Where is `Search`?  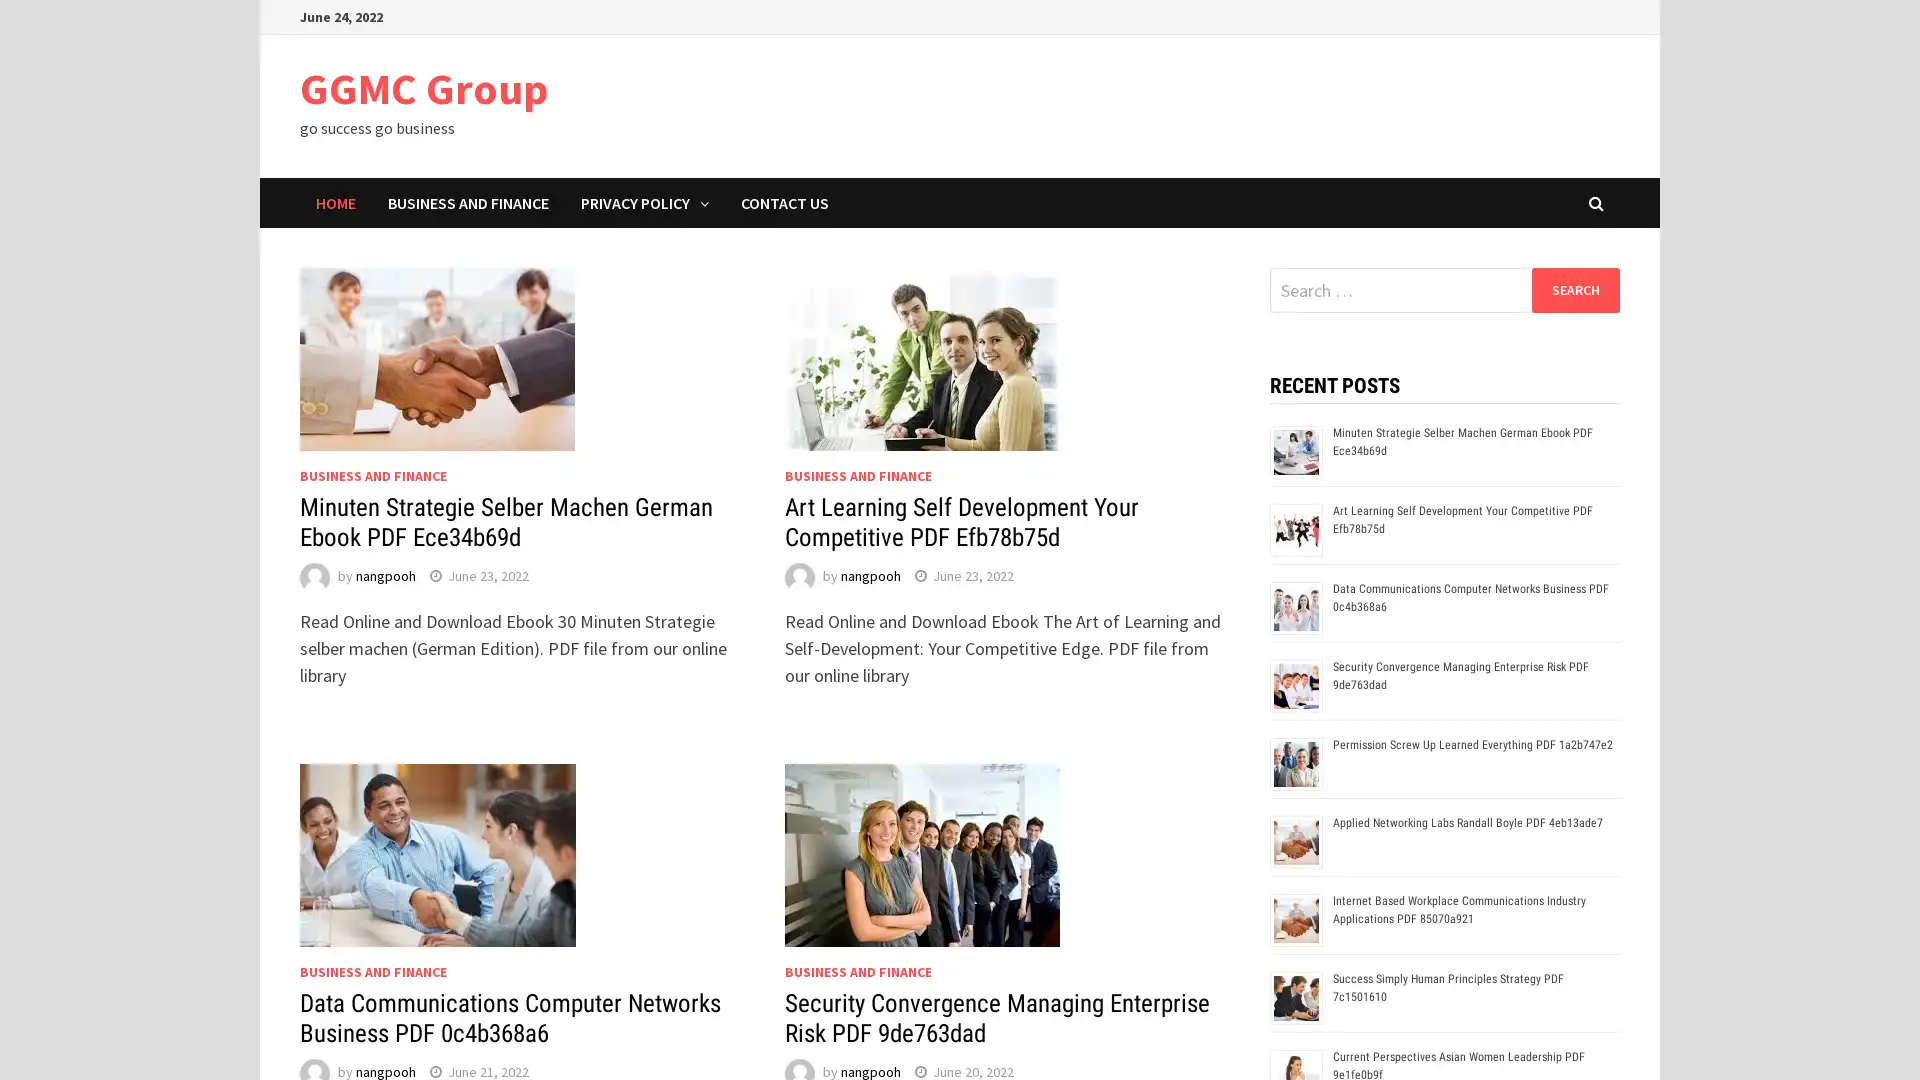
Search is located at coordinates (1574, 289).